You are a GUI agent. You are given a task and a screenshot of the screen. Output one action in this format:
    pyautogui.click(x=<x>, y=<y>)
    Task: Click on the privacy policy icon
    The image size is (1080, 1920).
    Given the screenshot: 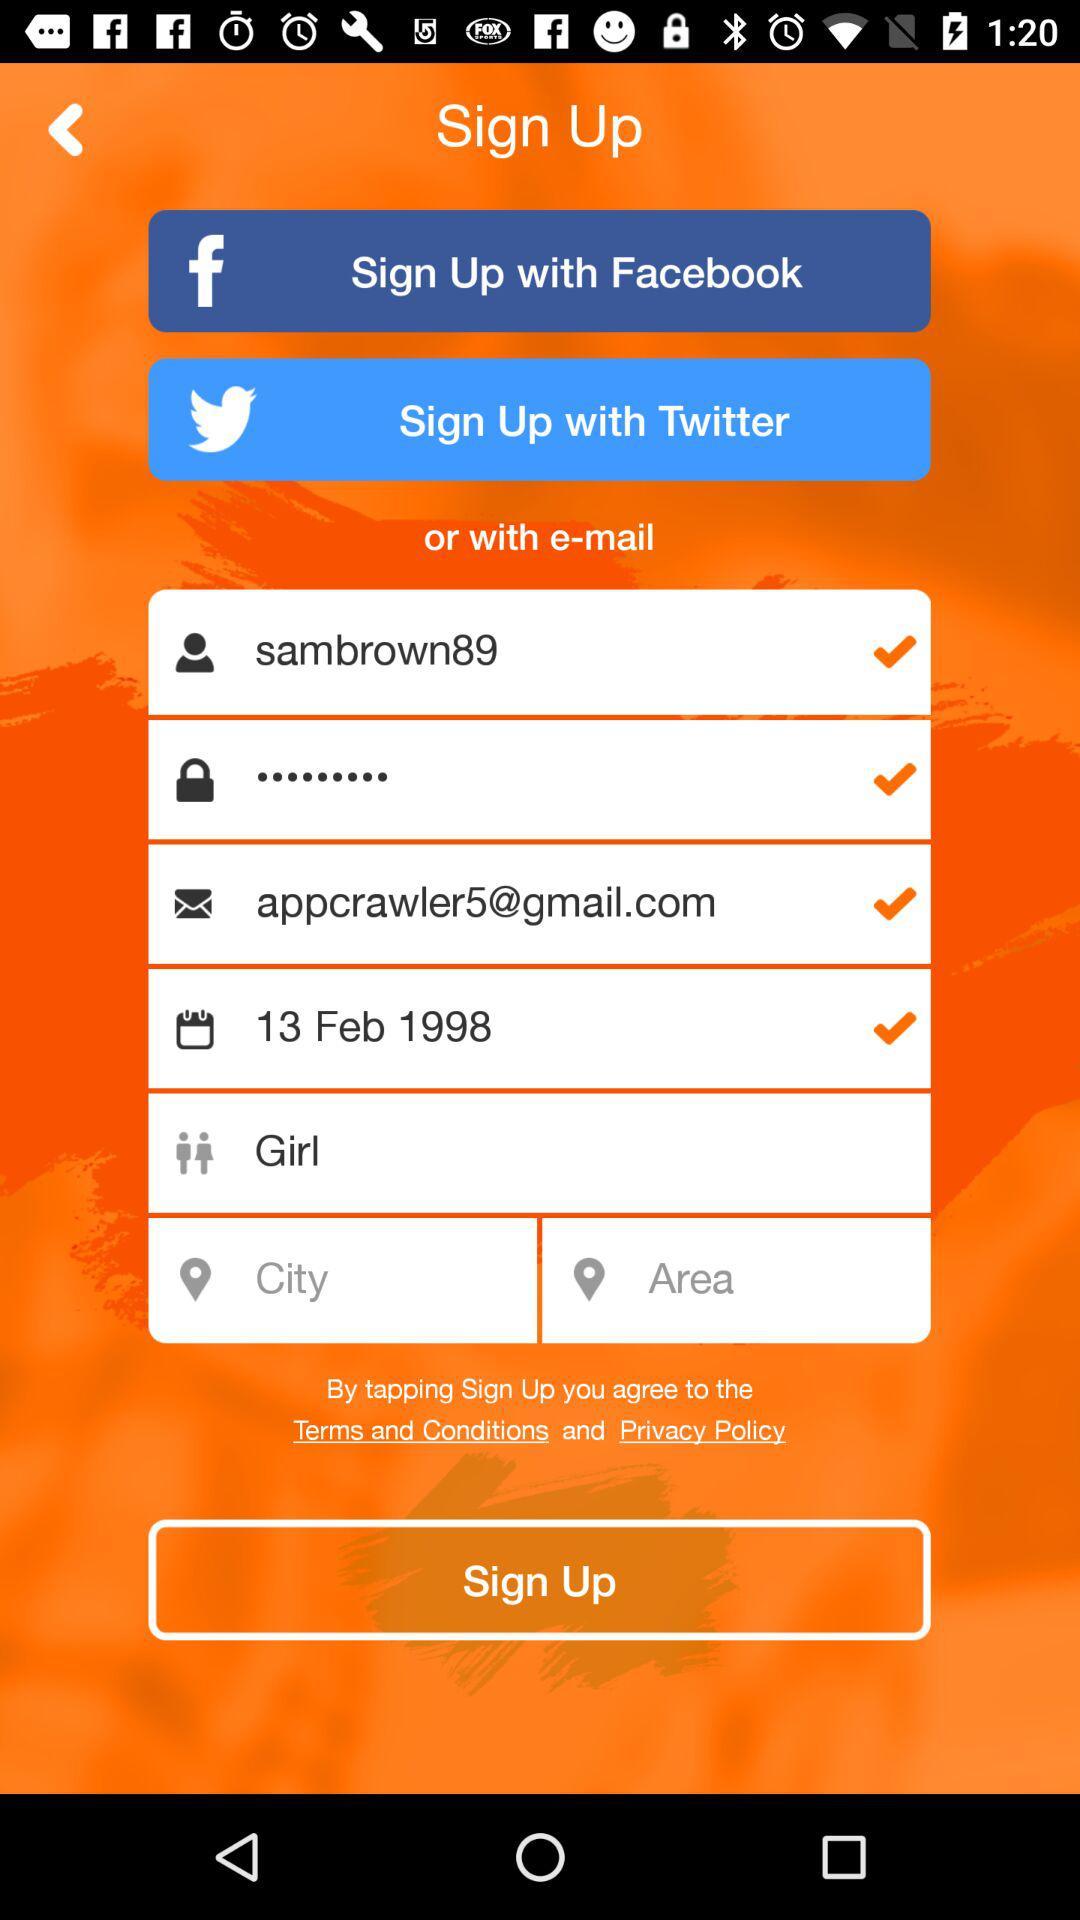 What is the action you would take?
    pyautogui.click(x=701, y=1430)
    